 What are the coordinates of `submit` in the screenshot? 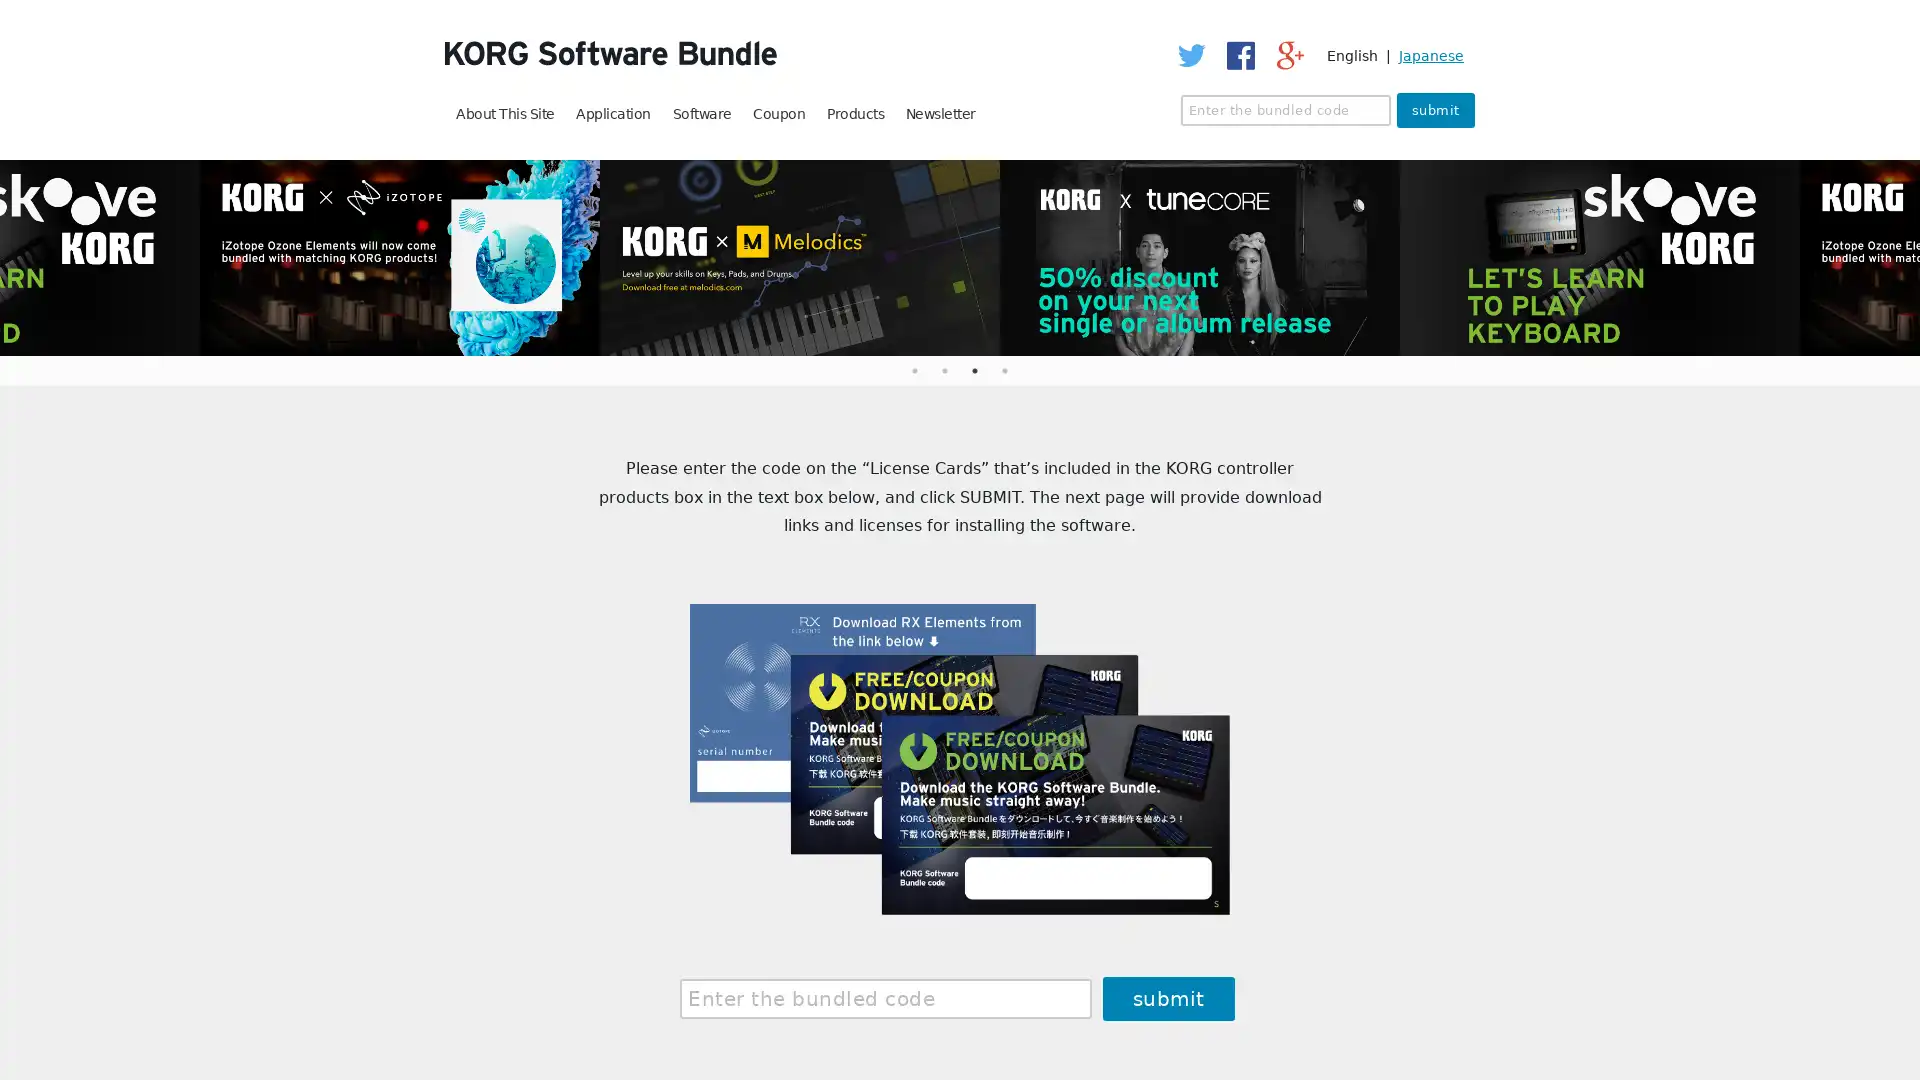 It's located at (1434, 110).